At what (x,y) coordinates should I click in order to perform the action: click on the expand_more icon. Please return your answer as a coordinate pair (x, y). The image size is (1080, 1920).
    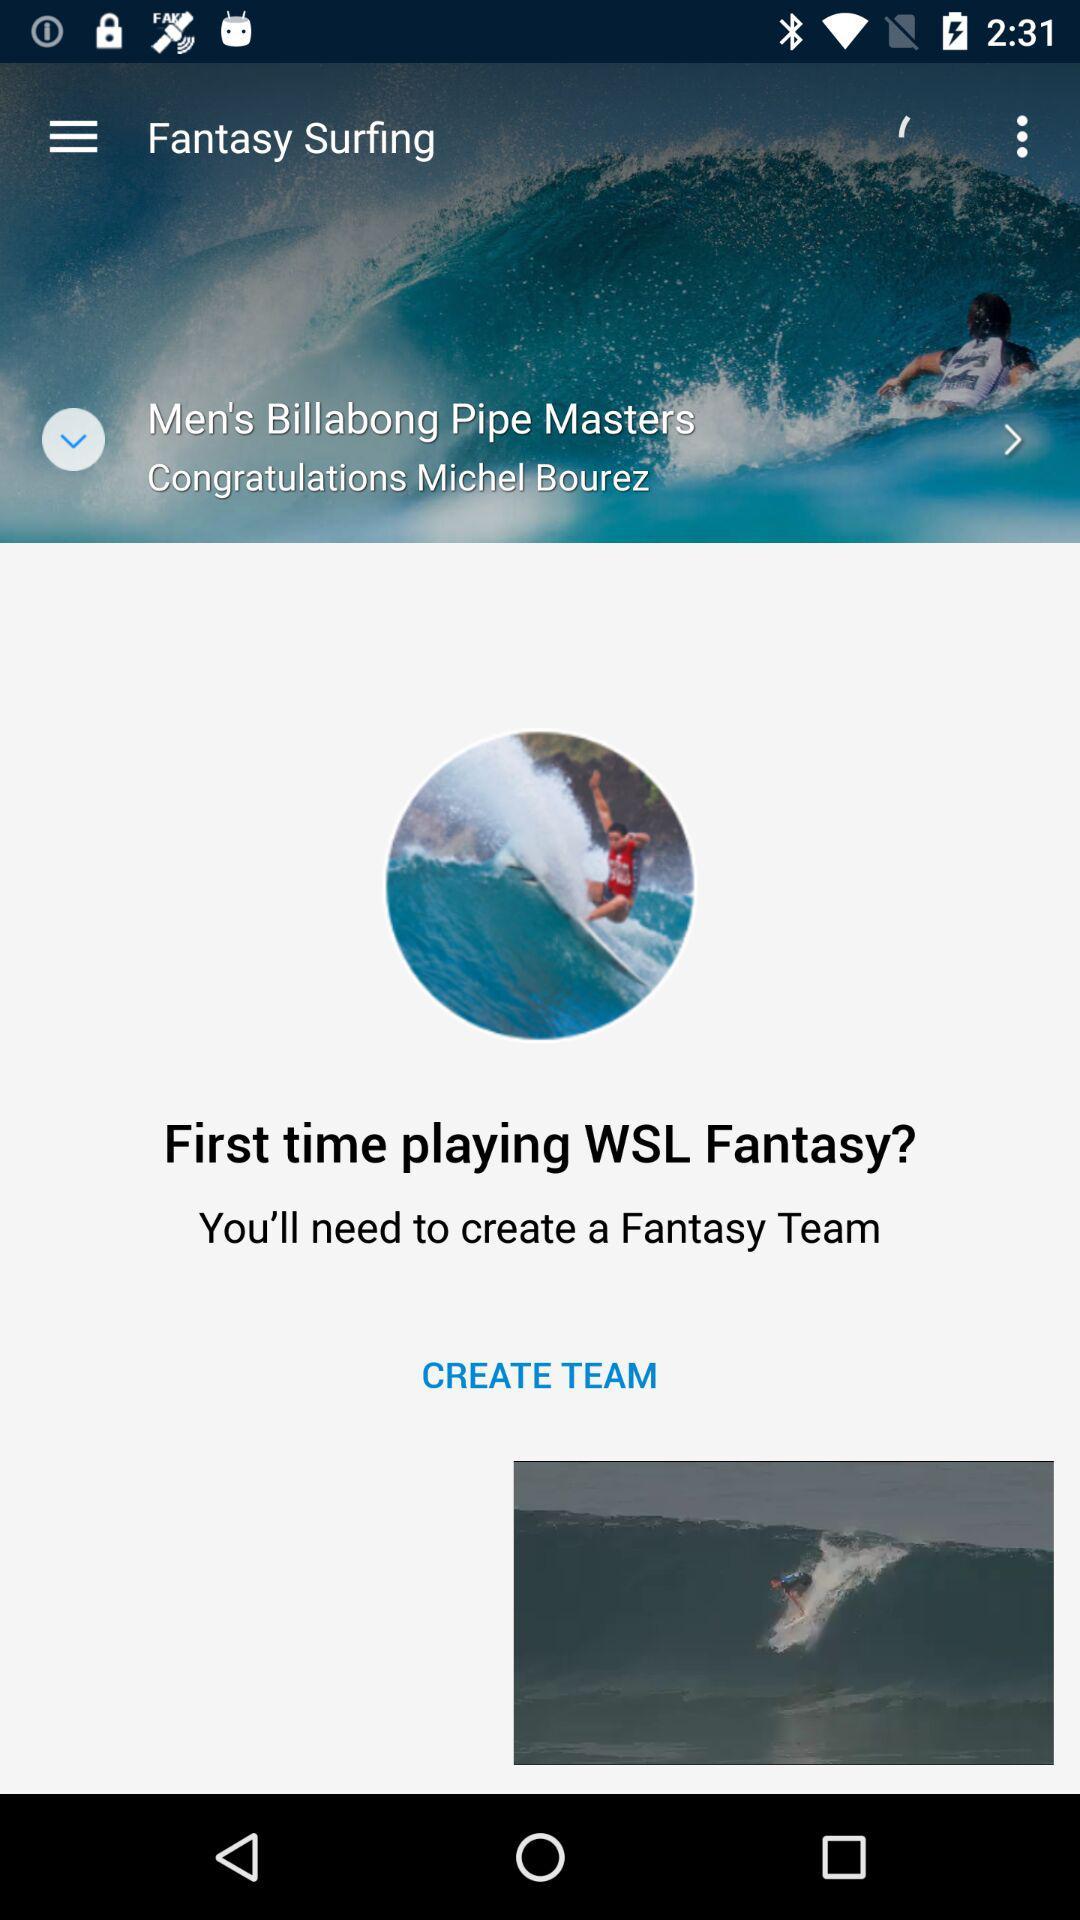
    Looking at the image, I should click on (72, 438).